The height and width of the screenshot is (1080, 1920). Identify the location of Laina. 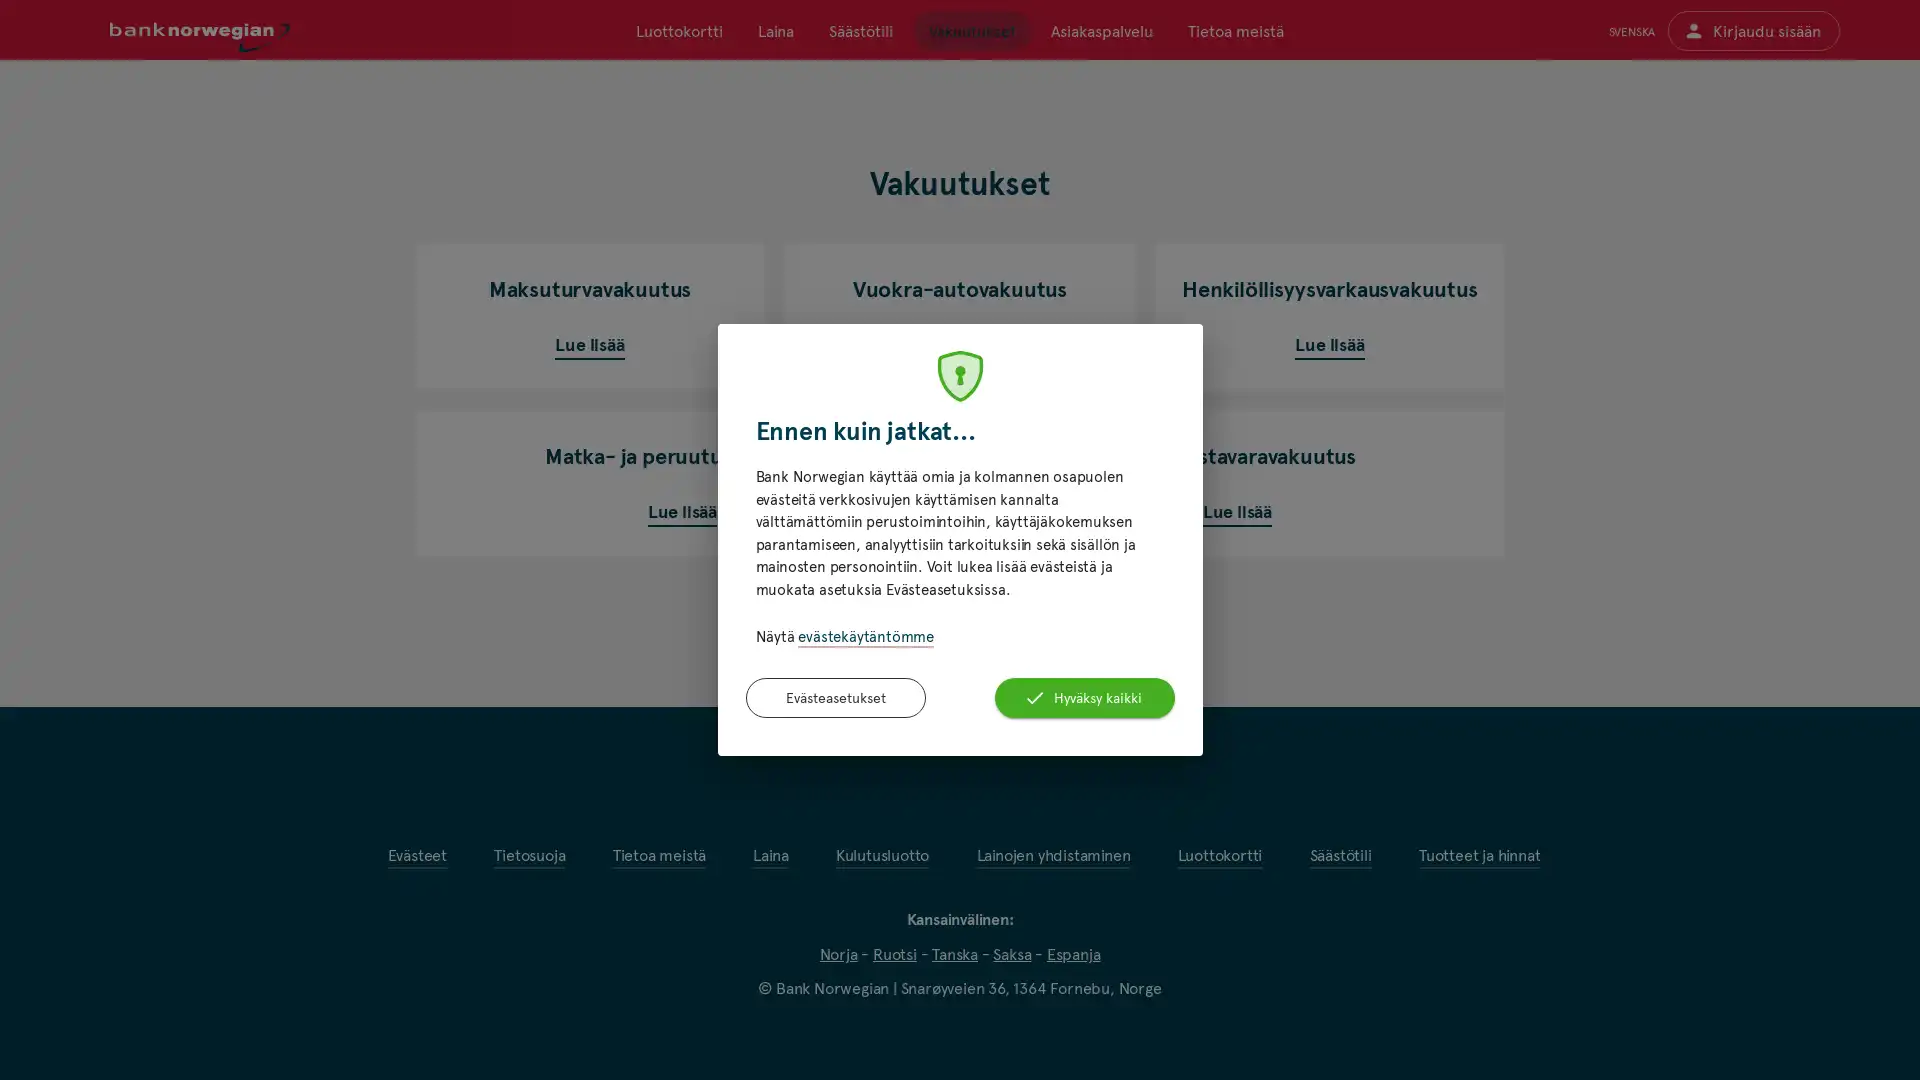
(775, 30).